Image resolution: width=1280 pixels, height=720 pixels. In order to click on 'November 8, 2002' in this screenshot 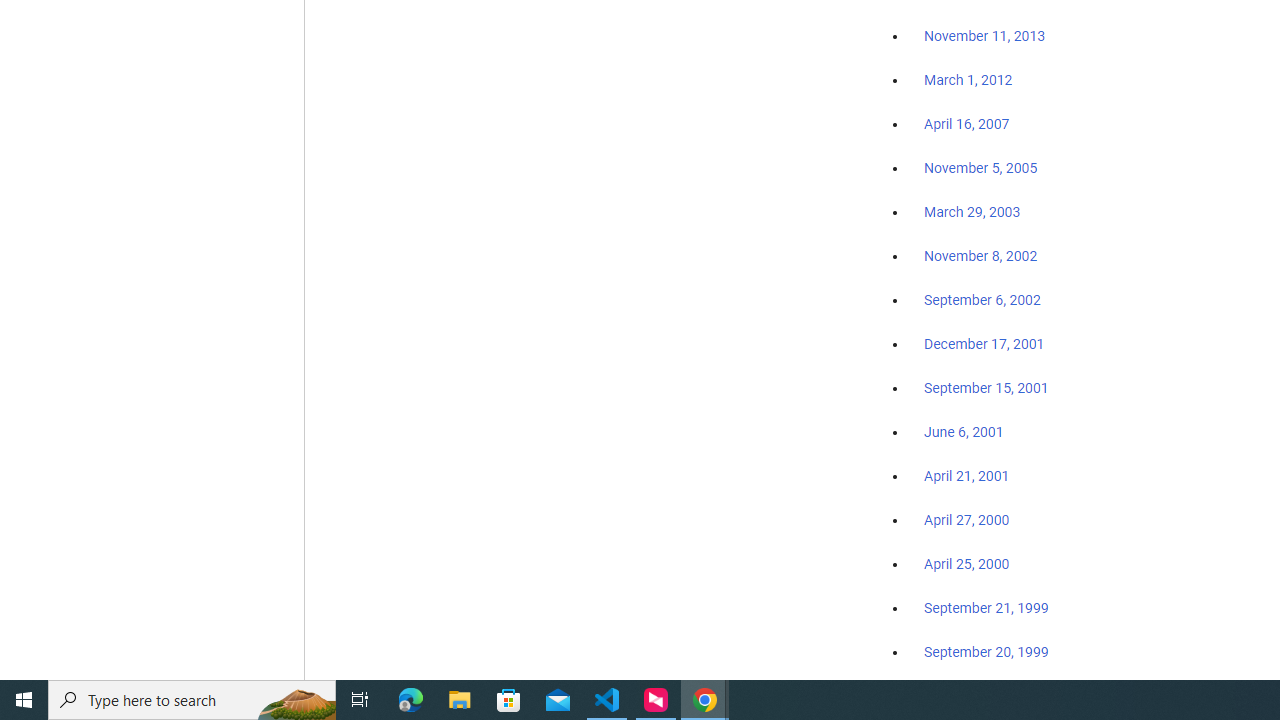, I will do `click(981, 255)`.